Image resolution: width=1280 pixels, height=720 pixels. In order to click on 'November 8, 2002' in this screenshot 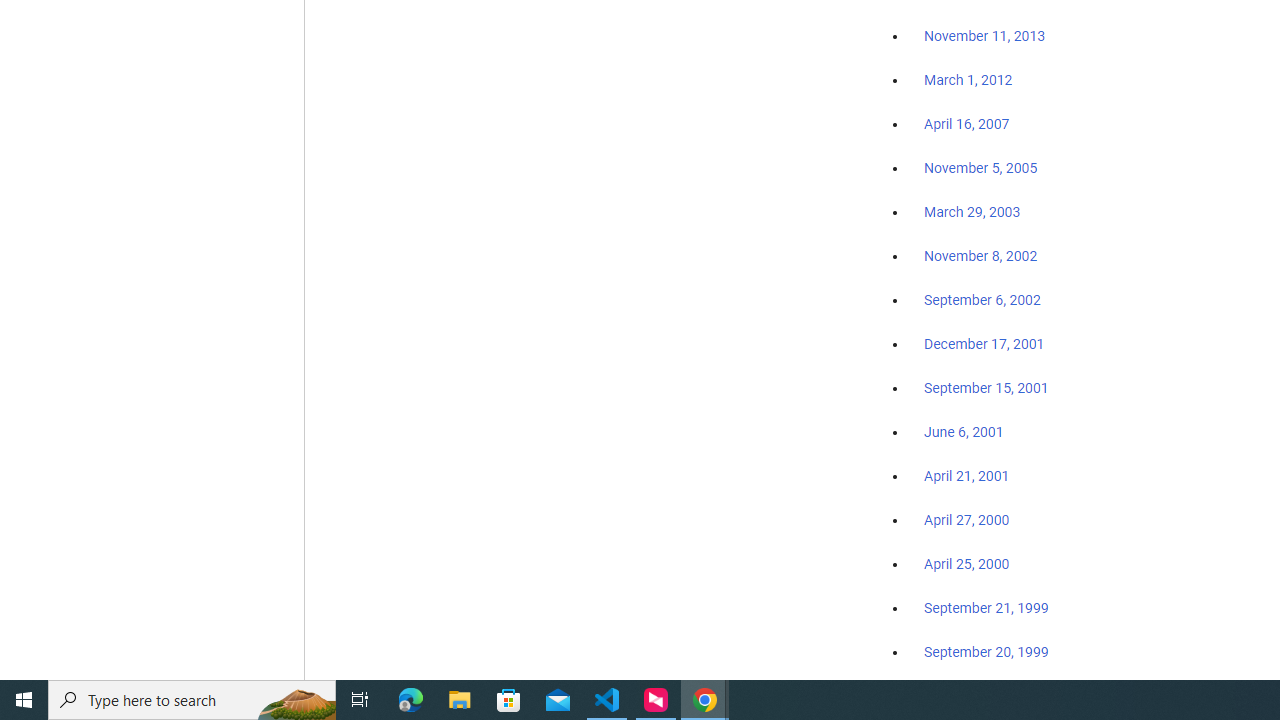, I will do `click(981, 255)`.